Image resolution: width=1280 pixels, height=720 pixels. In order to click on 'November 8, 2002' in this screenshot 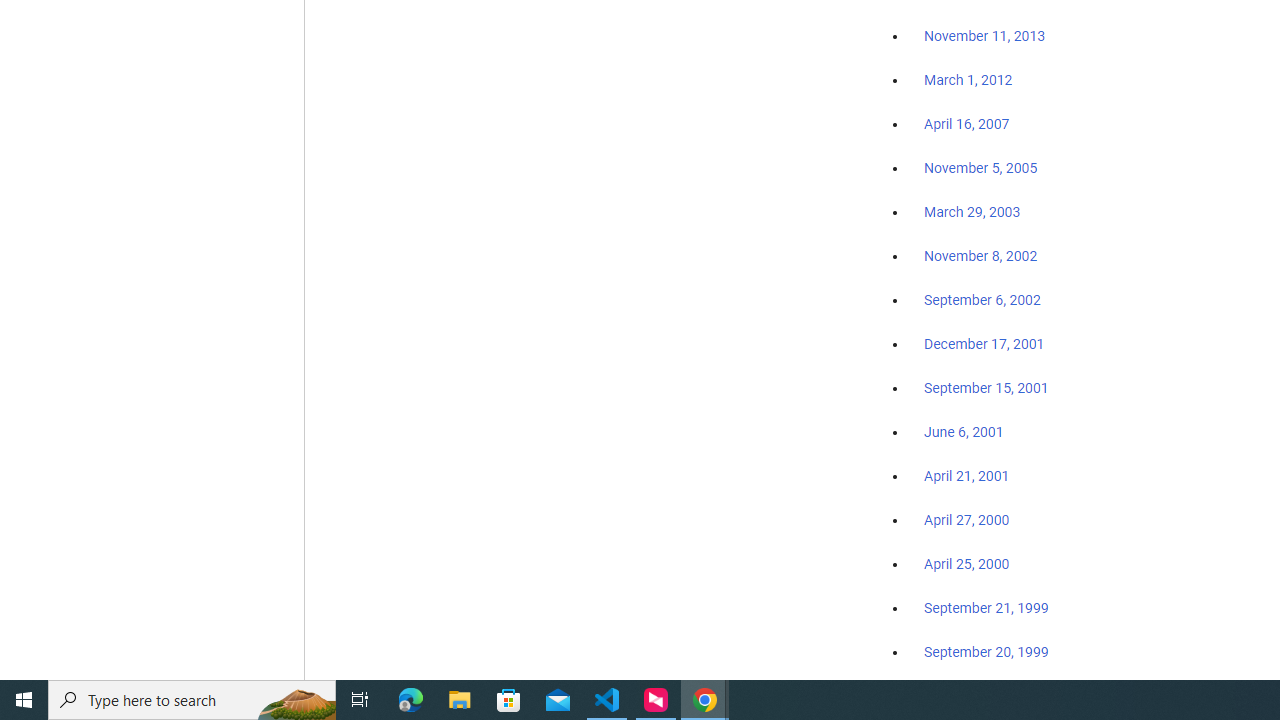, I will do `click(981, 255)`.